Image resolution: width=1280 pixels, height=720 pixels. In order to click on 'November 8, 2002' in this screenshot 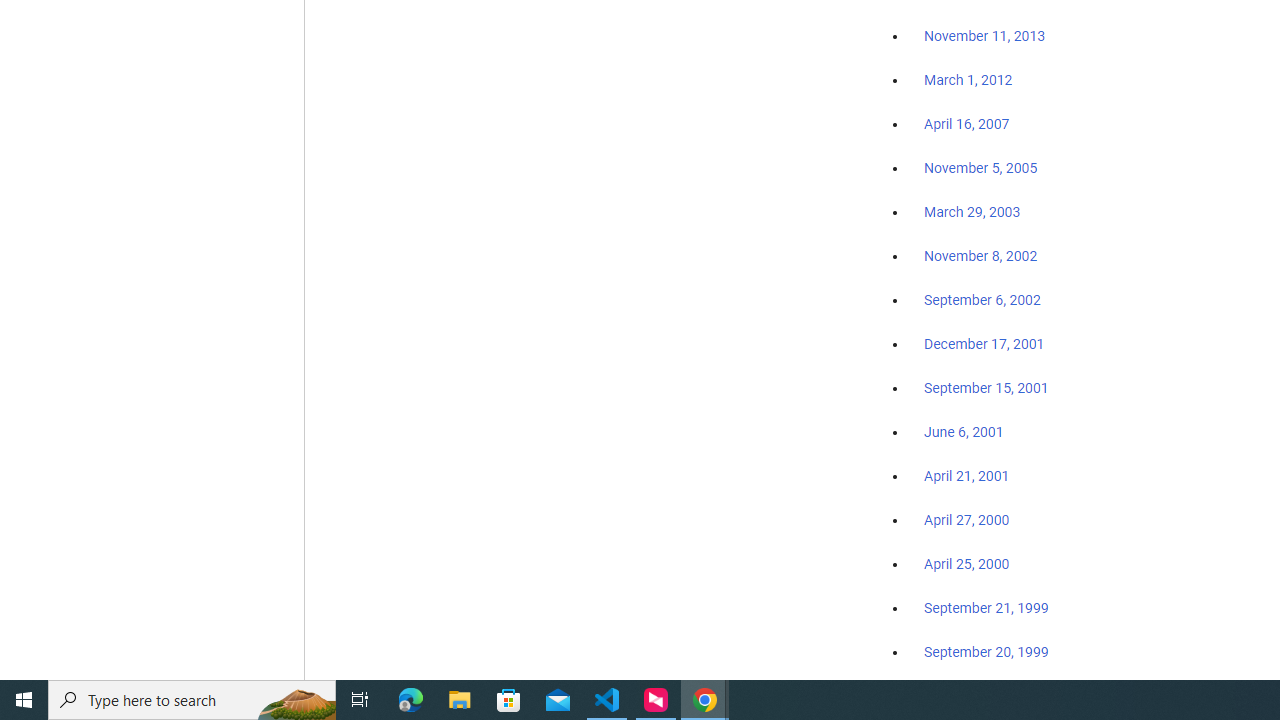, I will do `click(981, 255)`.